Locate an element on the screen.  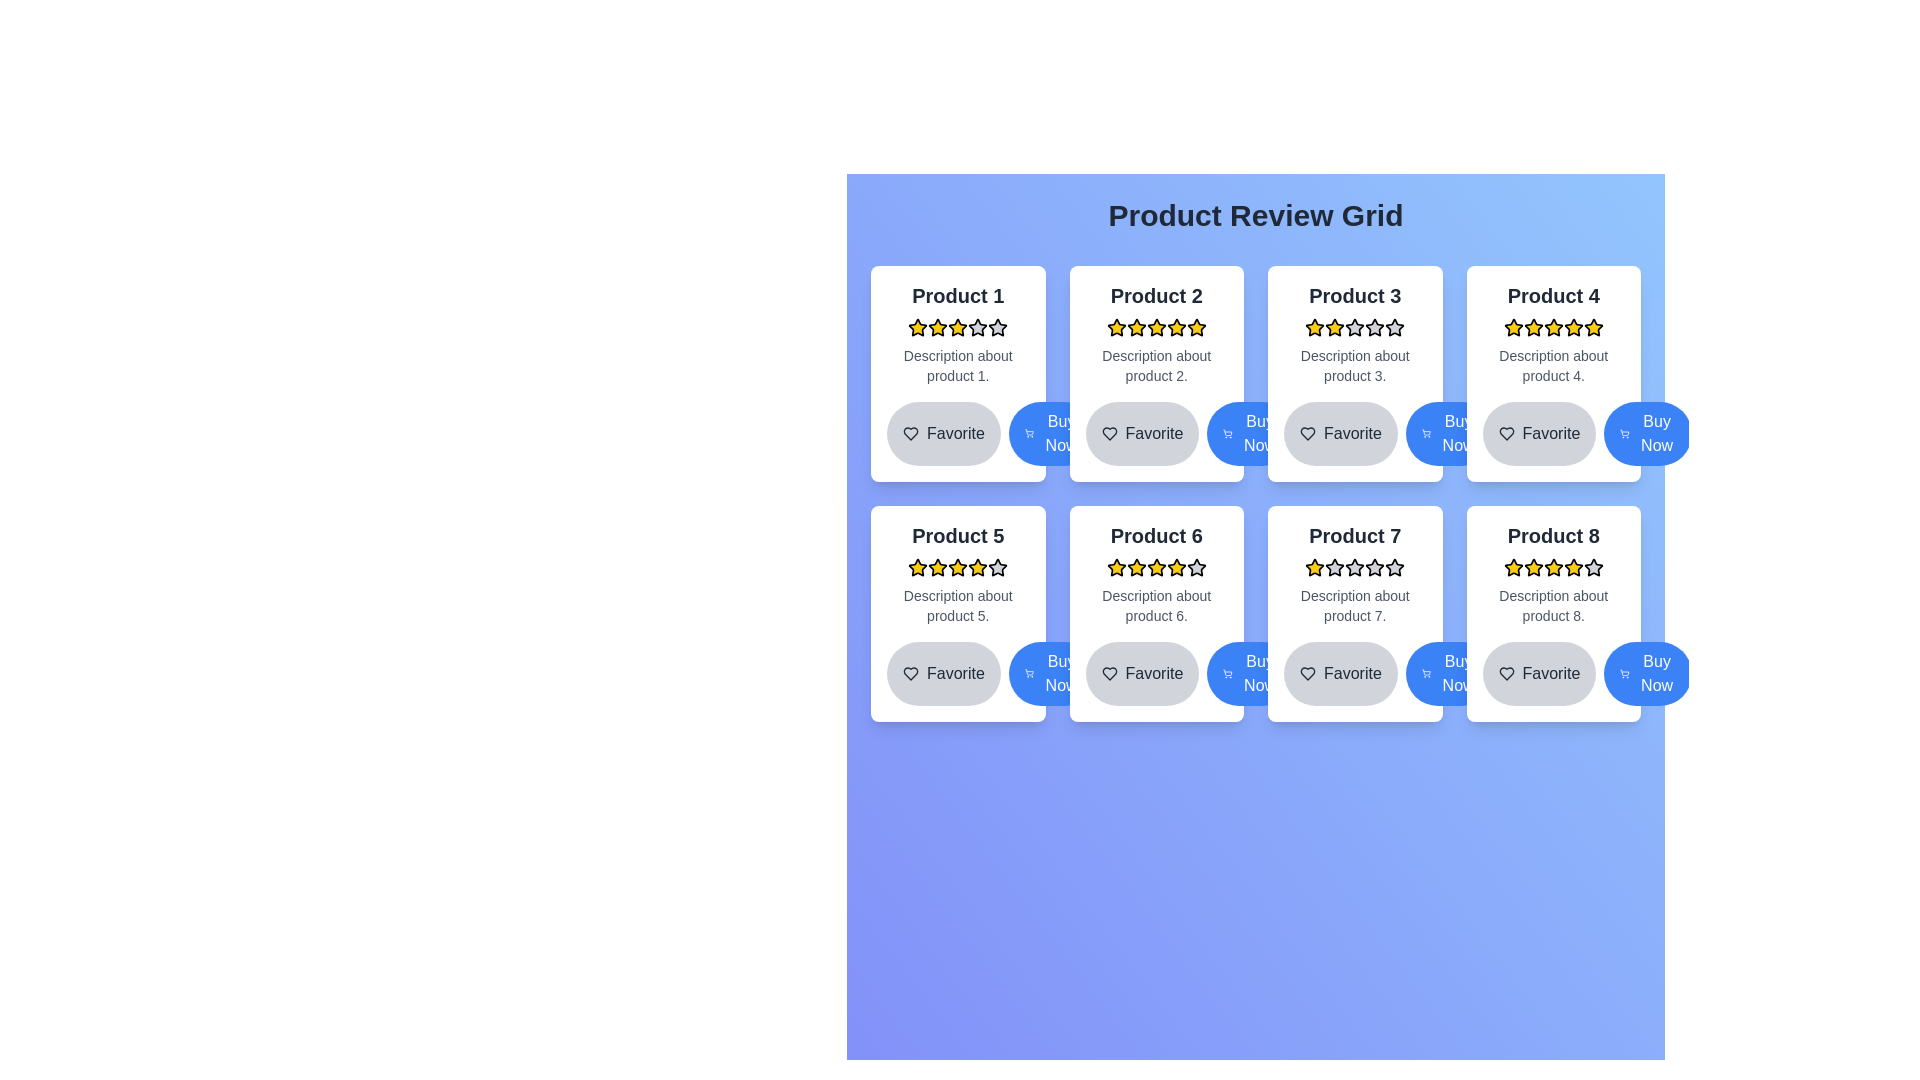
the bold, larger dark gray text that reads 'Product 5', located at the top of the product card in the second row, first column of the grid layout is located at coordinates (957, 535).